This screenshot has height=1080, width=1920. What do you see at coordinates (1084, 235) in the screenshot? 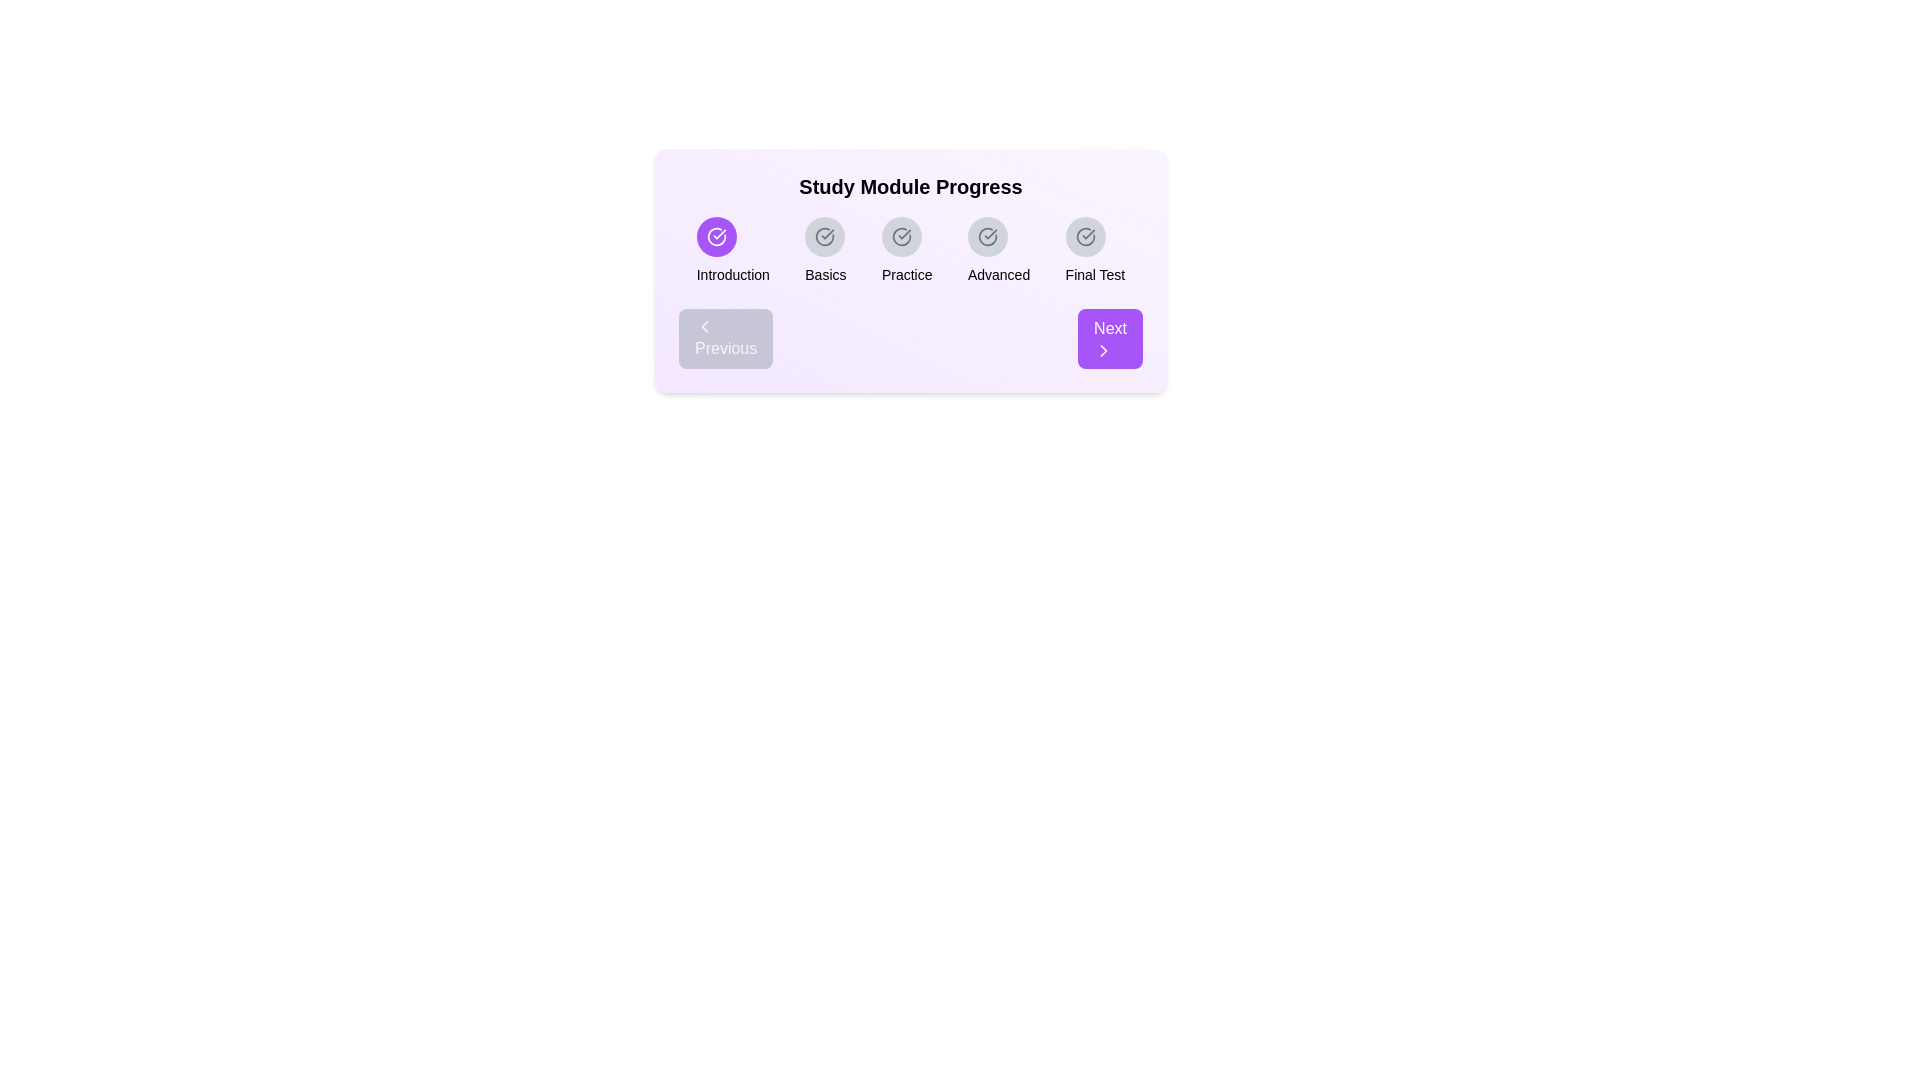
I see `the completion status icon for the 'Final Test' step in the progress tracker located in the fifth segment of the progress indicator` at bounding box center [1084, 235].